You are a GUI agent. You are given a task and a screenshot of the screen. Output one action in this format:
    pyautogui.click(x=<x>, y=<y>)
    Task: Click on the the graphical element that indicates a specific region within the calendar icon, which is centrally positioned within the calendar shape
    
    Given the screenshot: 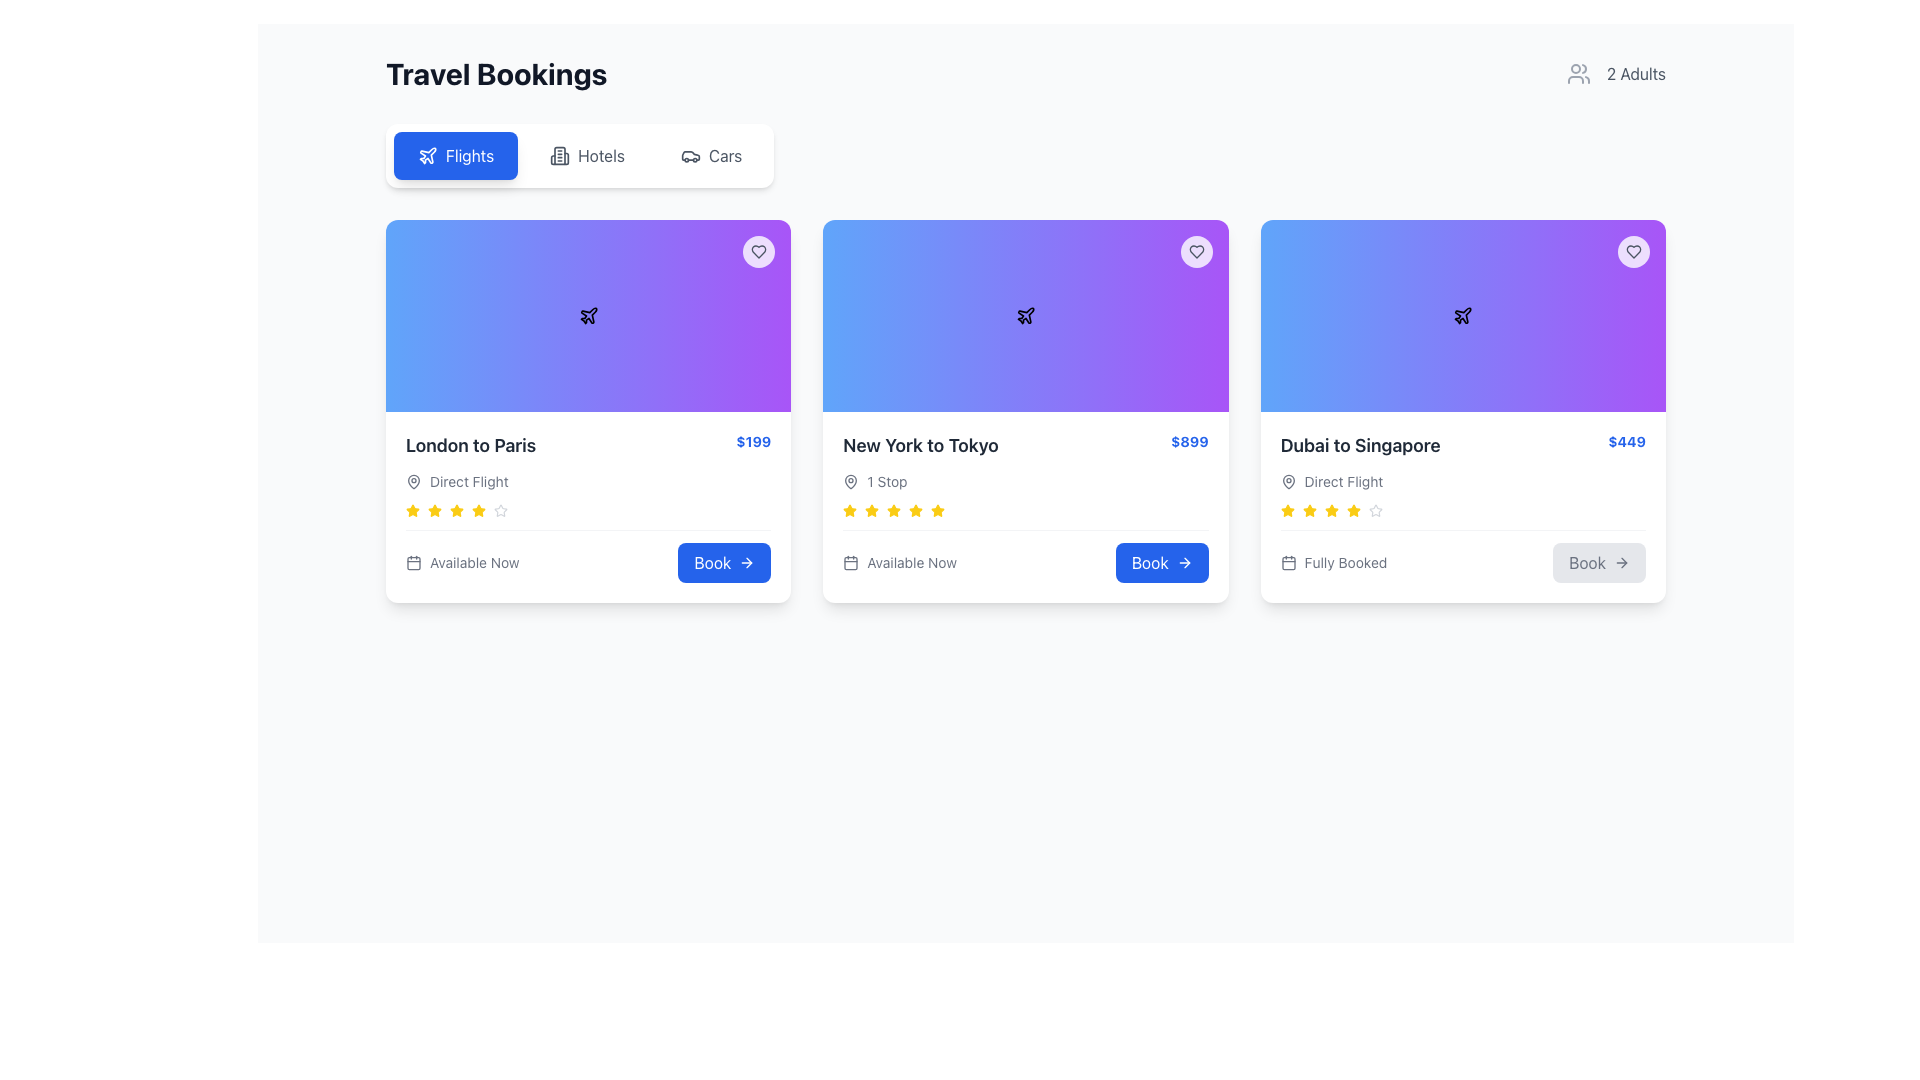 What is the action you would take?
    pyautogui.click(x=851, y=563)
    